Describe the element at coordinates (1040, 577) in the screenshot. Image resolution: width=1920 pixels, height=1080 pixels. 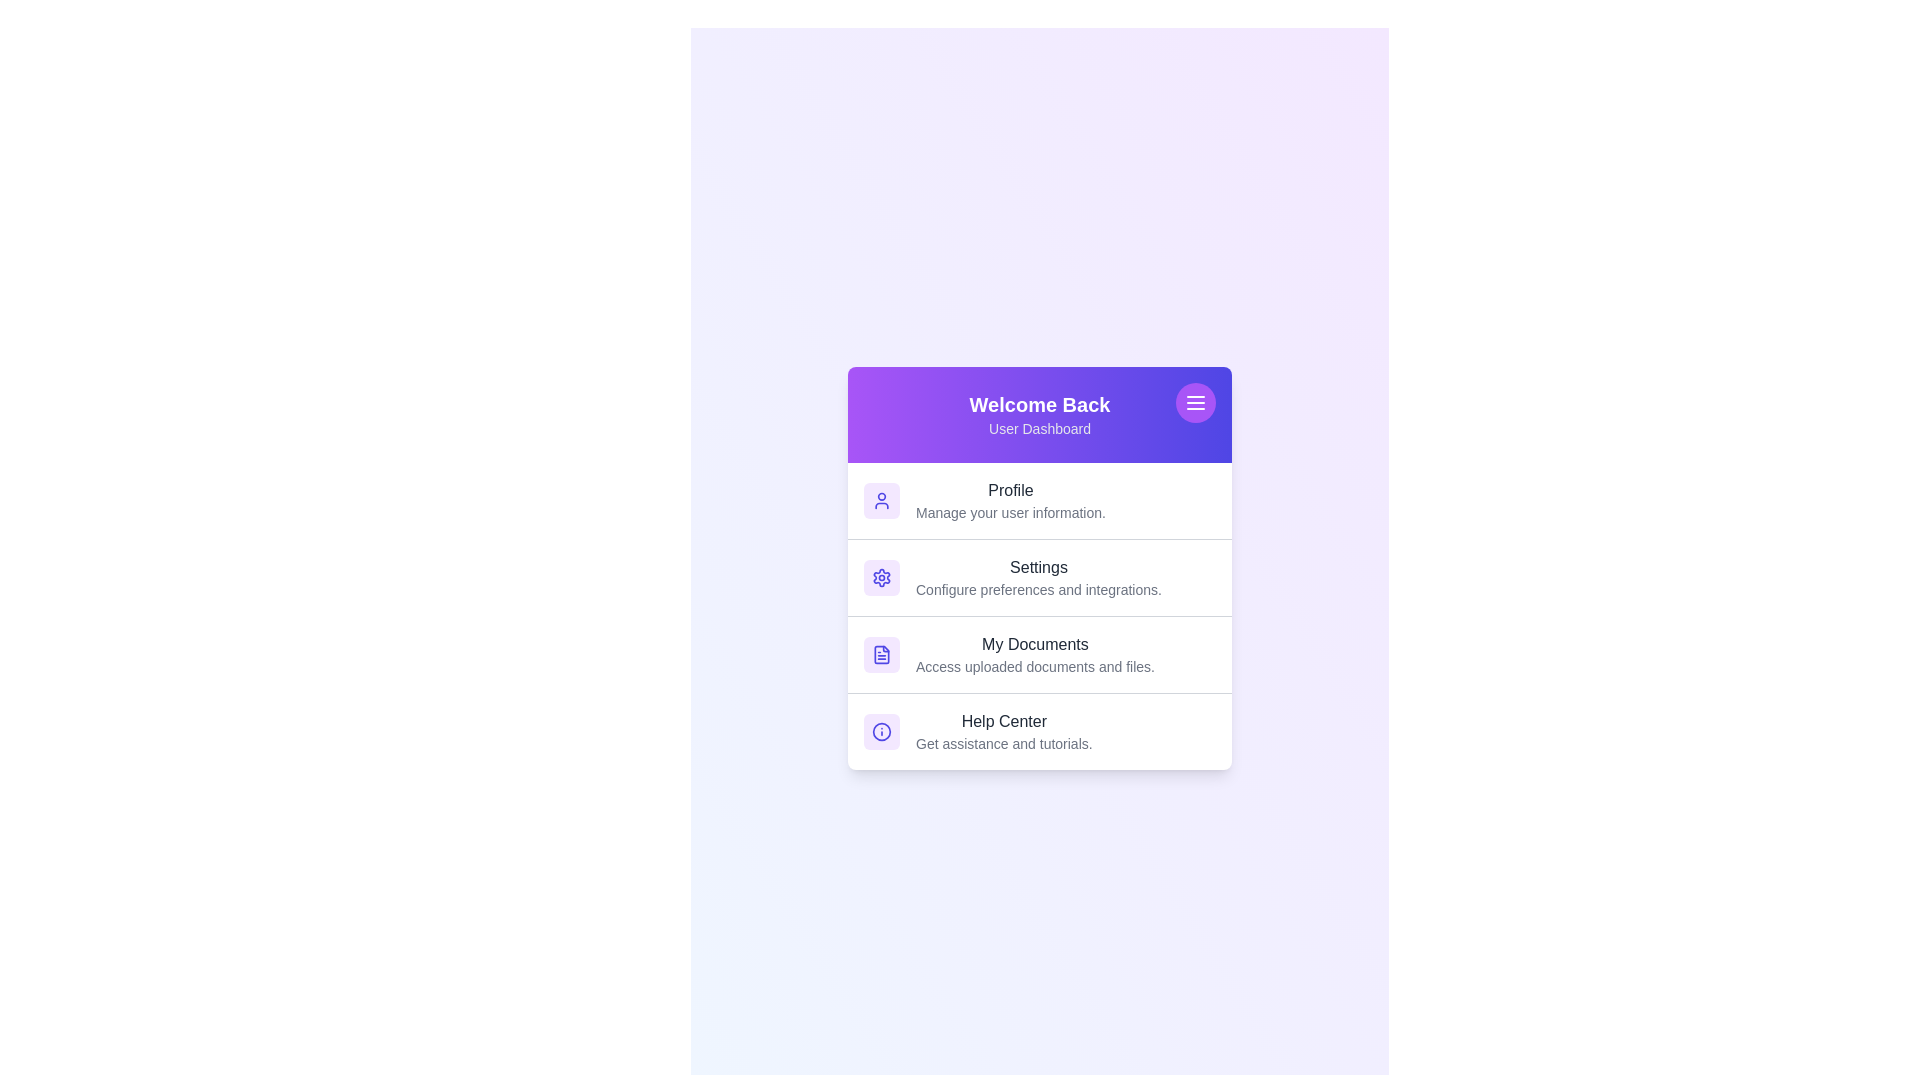
I see `the list item corresponding to Settings` at that location.